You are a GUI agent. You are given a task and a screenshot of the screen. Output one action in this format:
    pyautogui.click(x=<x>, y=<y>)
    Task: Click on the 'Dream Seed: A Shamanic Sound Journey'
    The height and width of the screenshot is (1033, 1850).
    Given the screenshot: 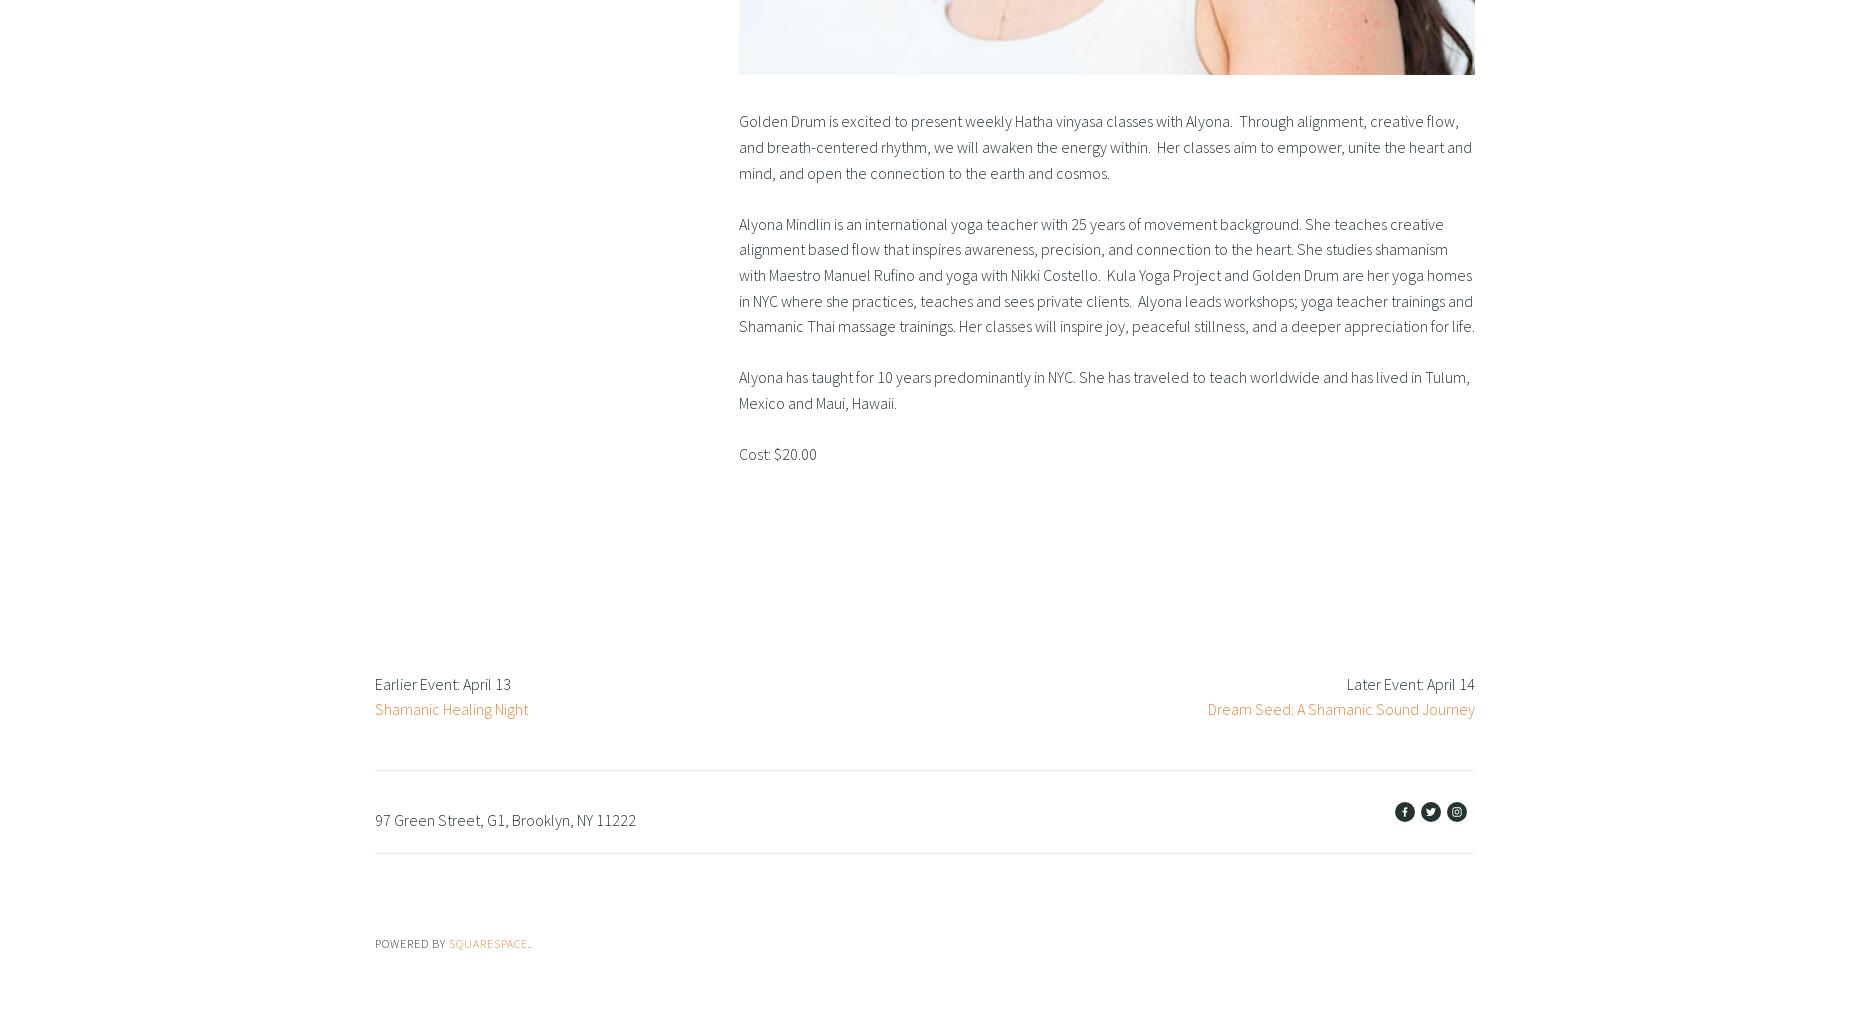 What is the action you would take?
    pyautogui.click(x=1207, y=709)
    